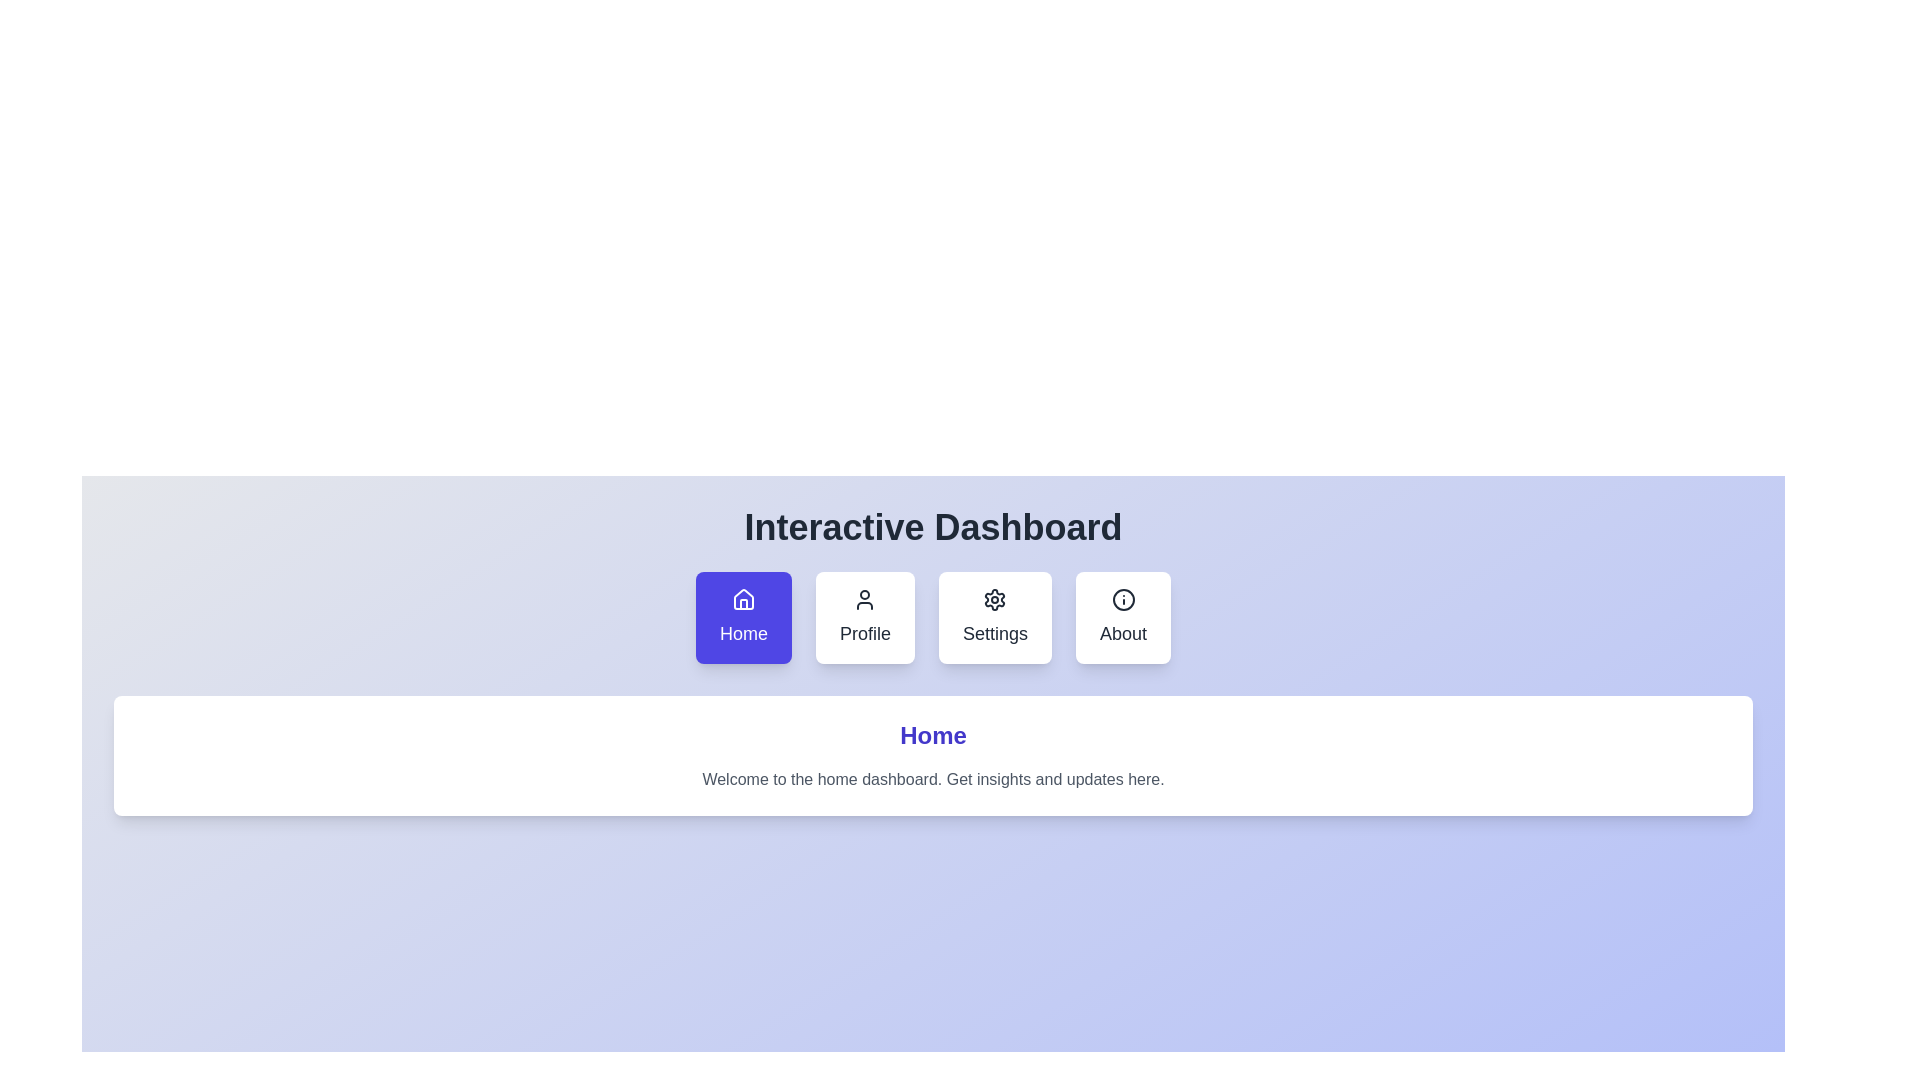 The width and height of the screenshot is (1920, 1080). What do you see at coordinates (932, 778) in the screenshot?
I see `the welcoming and informational Static Text element located directly below the 'Home' text in the dashboard interface` at bounding box center [932, 778].